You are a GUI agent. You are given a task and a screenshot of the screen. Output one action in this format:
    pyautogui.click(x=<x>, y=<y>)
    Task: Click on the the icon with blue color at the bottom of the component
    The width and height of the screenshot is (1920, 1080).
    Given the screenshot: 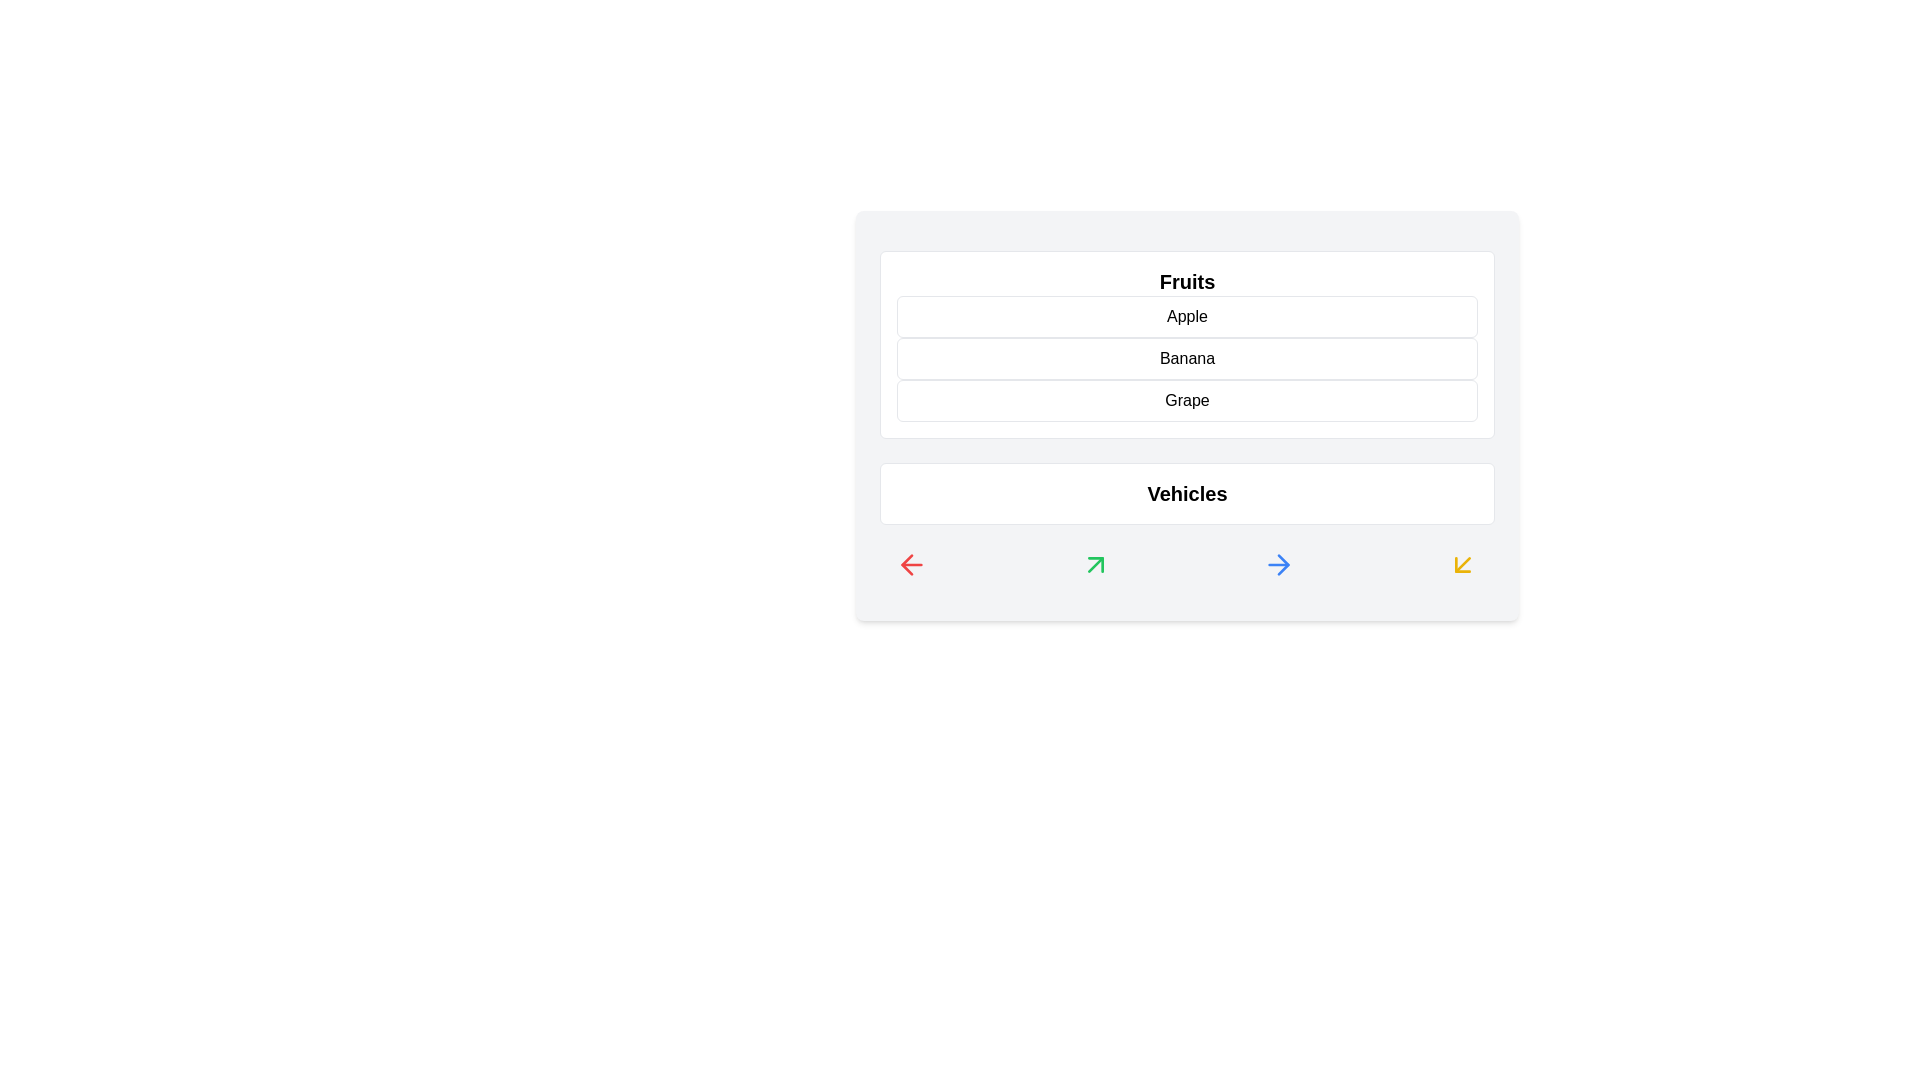 What is the action you would take?
    pyautogui.click(x=1278, y=564)
    